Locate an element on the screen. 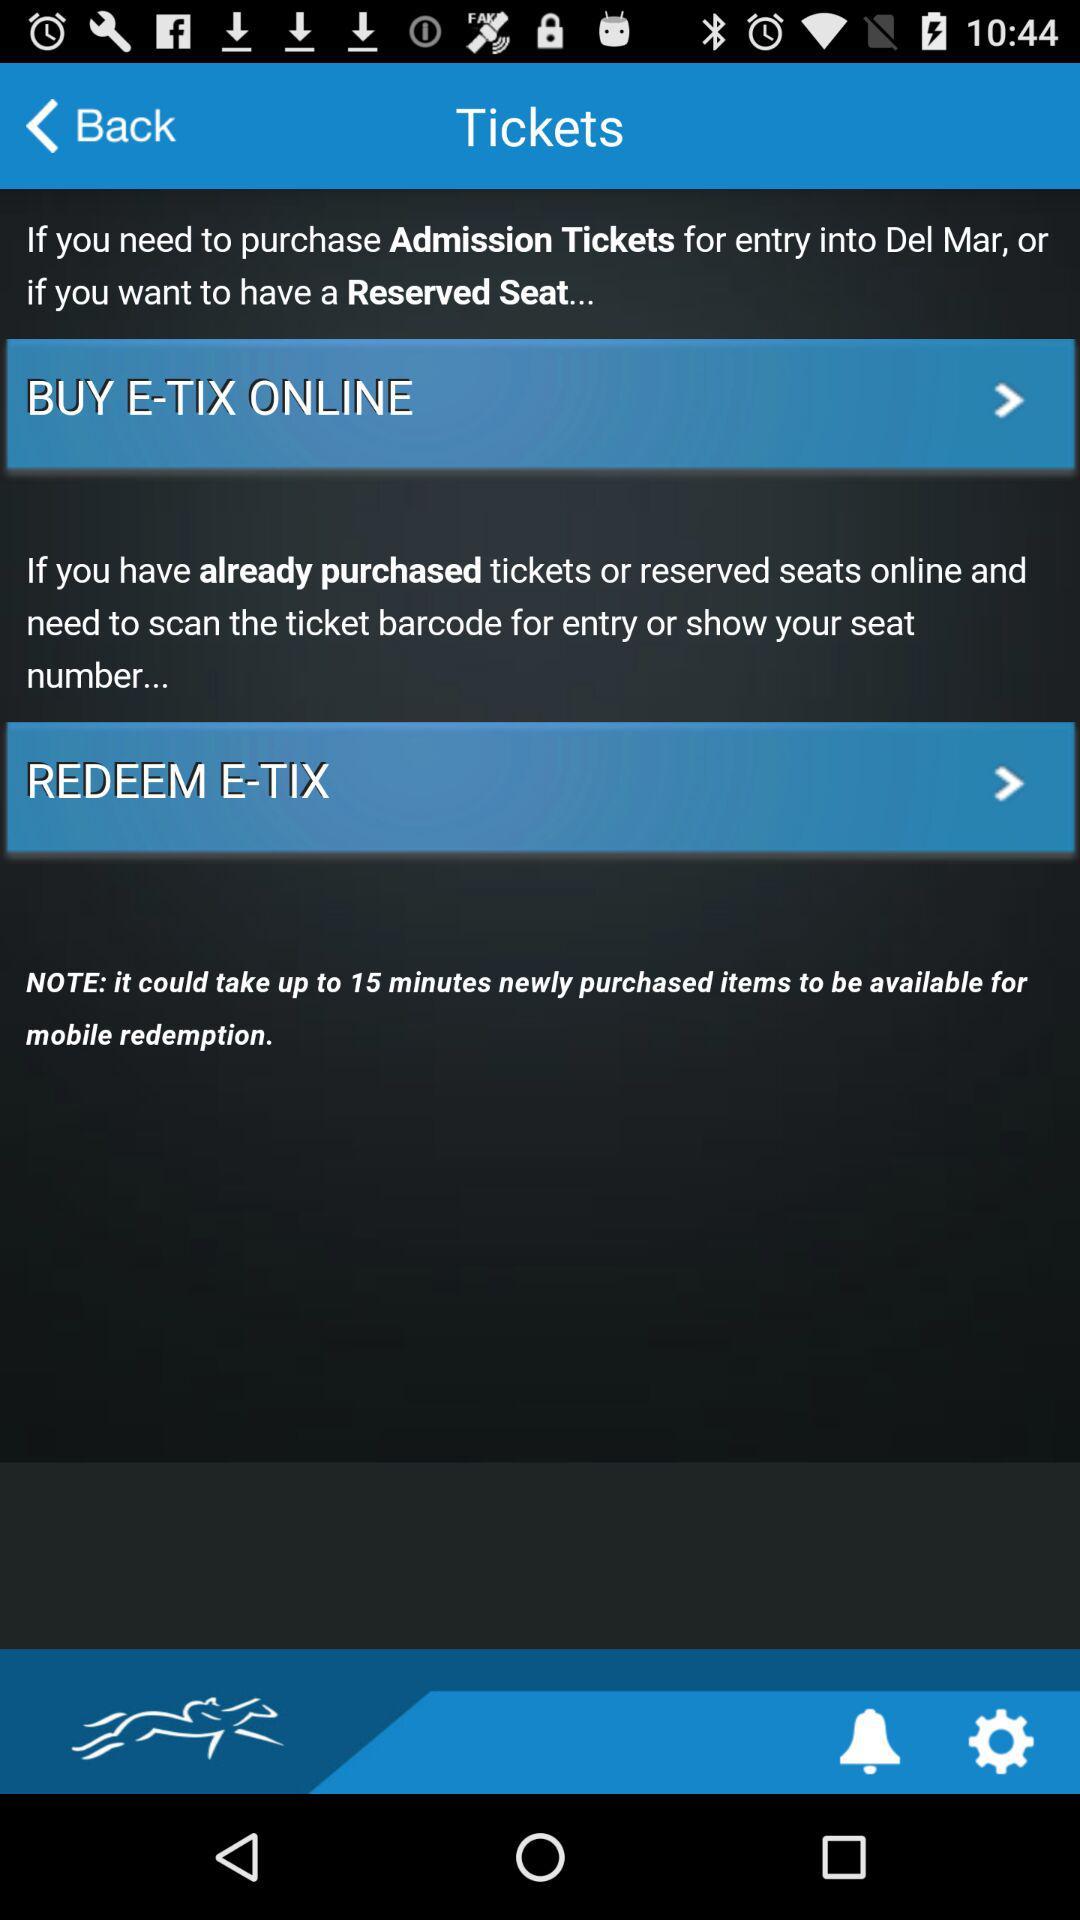 The image size is (1080, 1920). settings is located at coordinates (1001, 1740).